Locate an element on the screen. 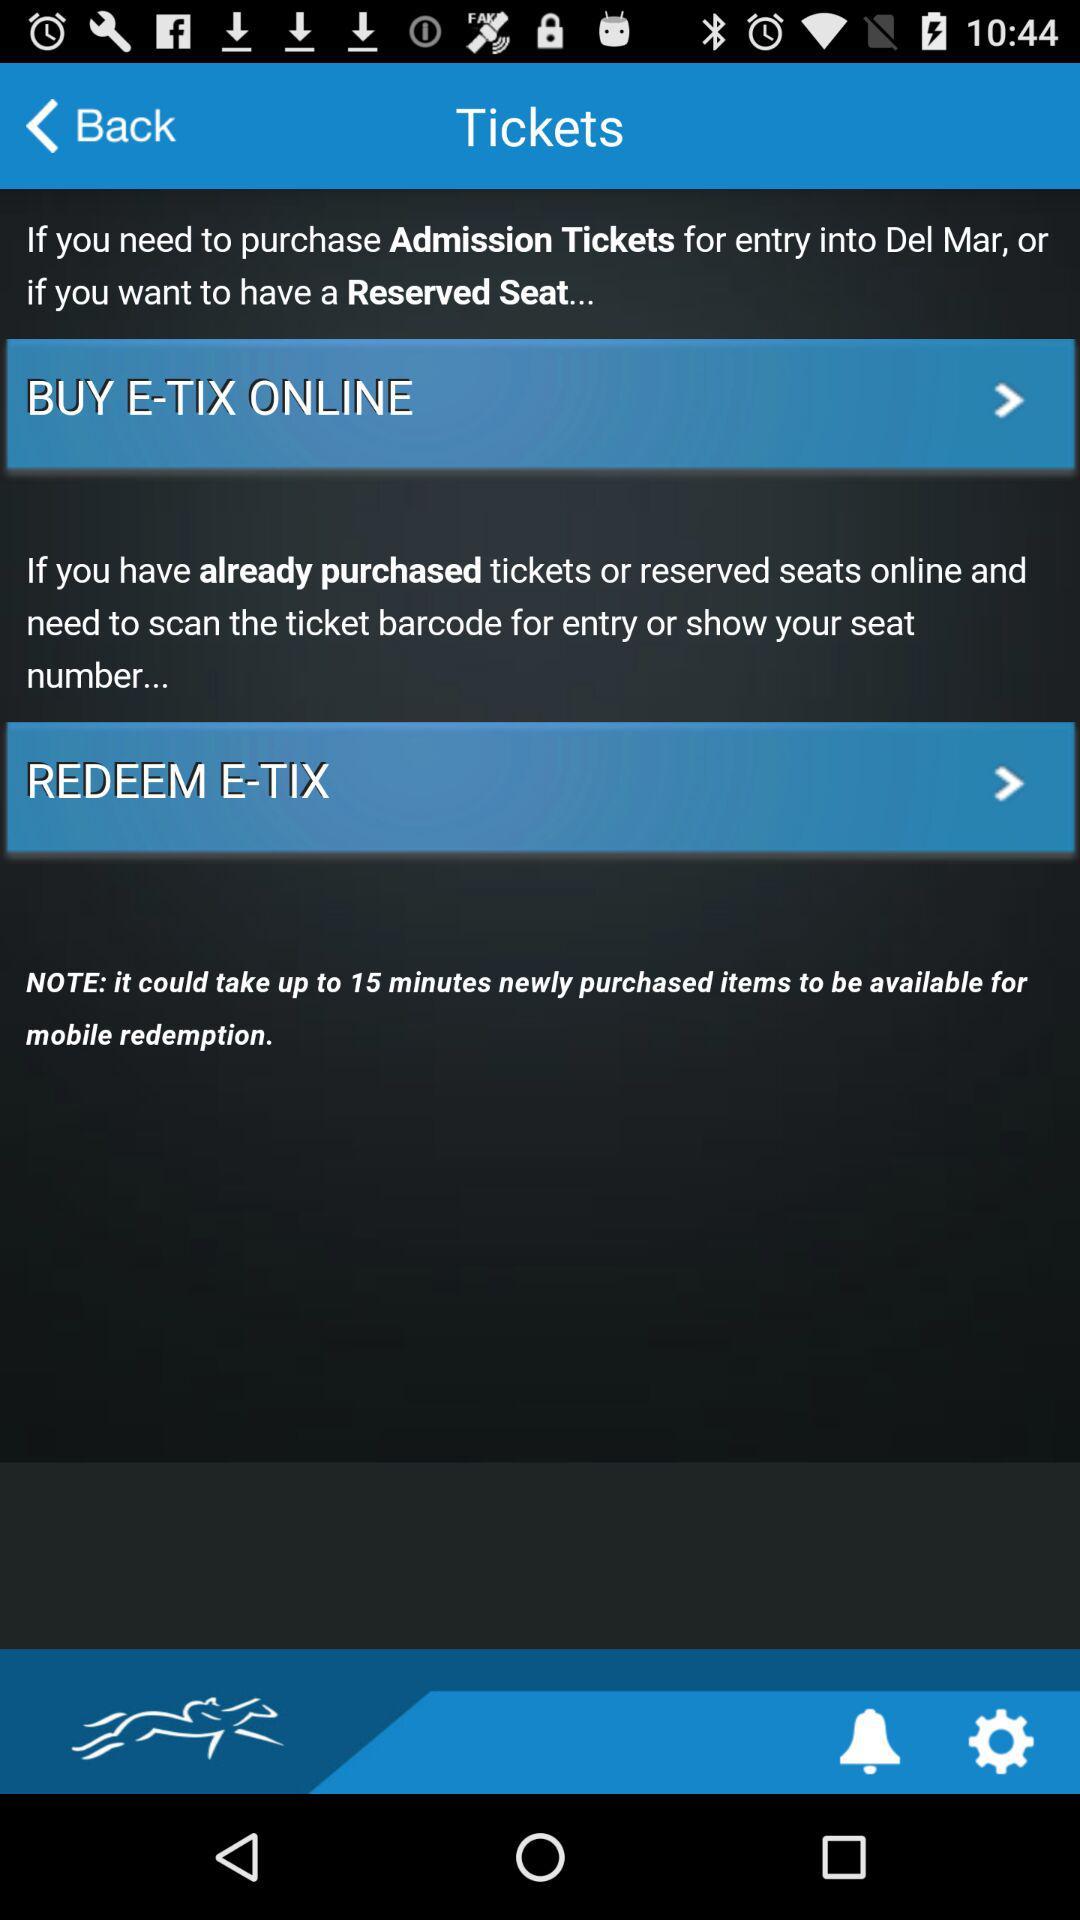 The image size is (1080, 1920). settings is located at coordinates (1001, 1740).